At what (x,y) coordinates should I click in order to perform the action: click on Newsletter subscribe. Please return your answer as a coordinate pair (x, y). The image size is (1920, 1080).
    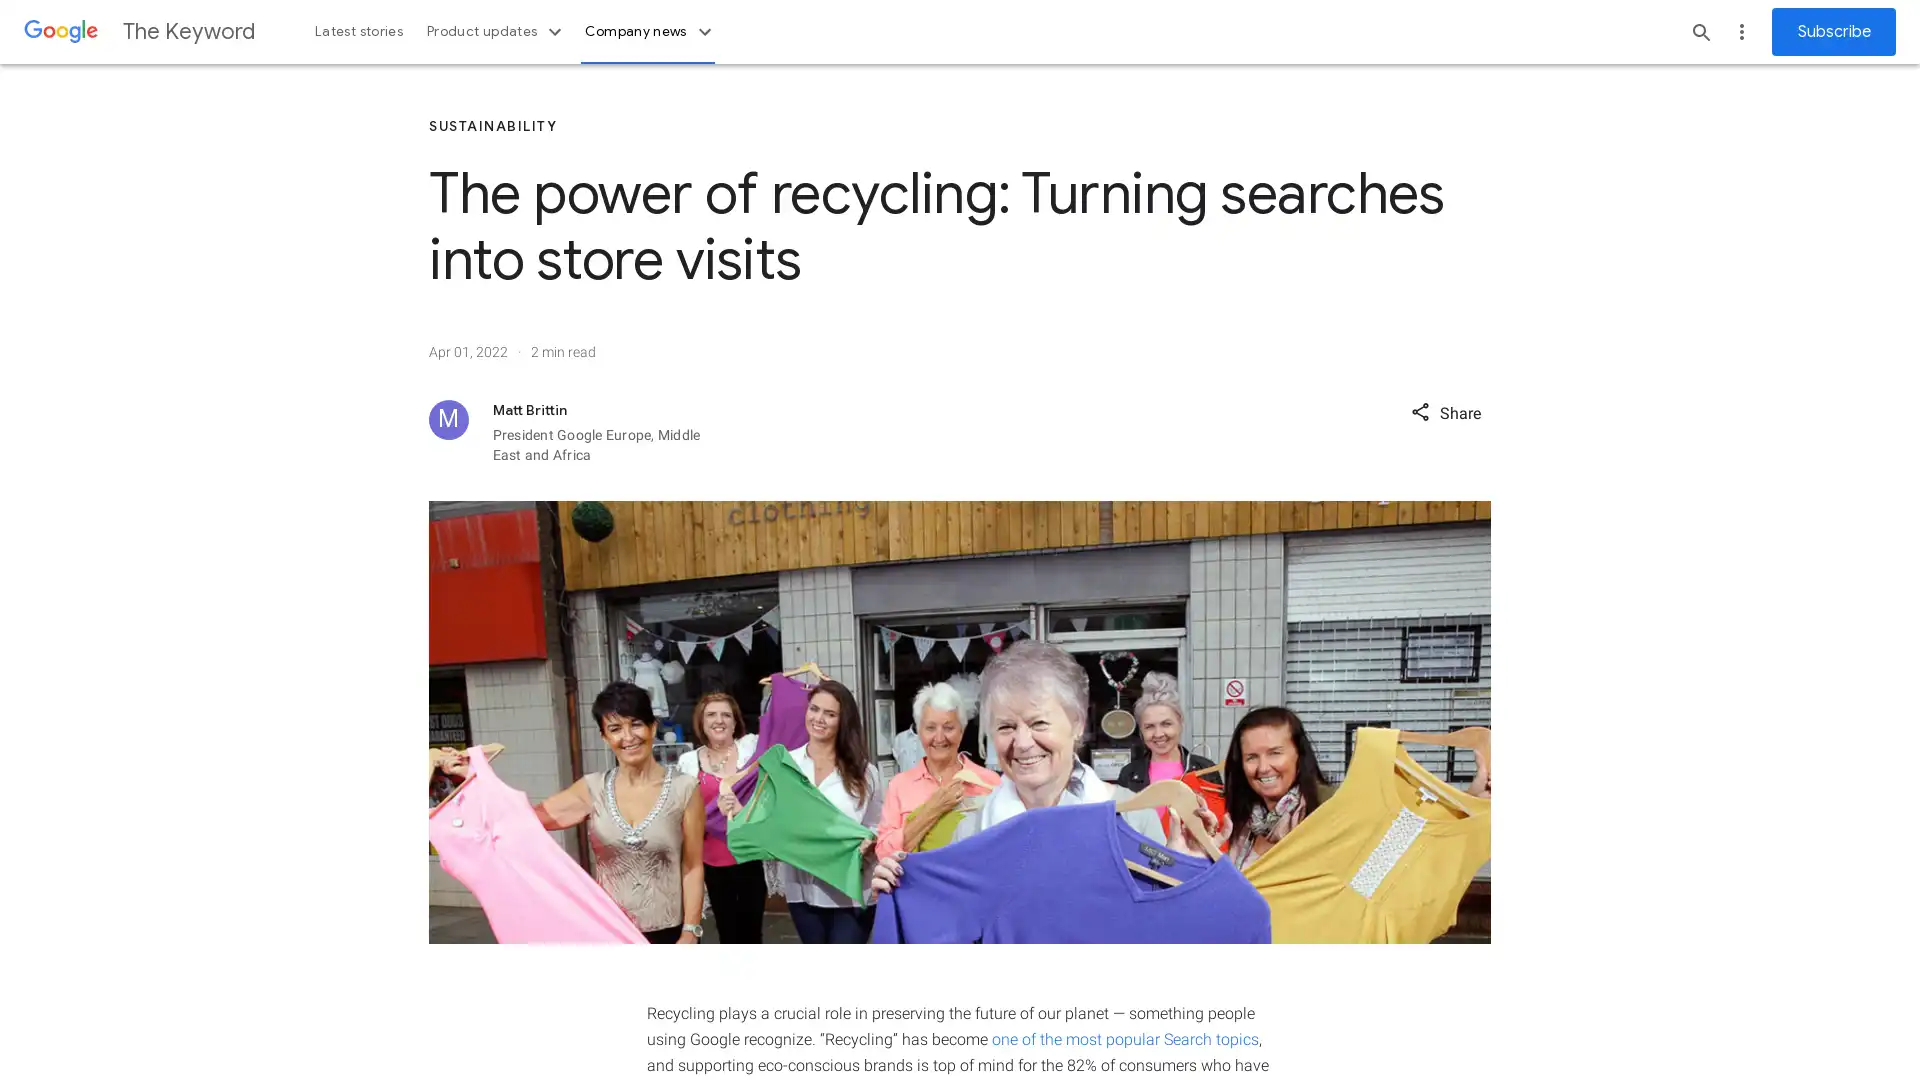
    Looking at the image, I should click on (1833, 31).